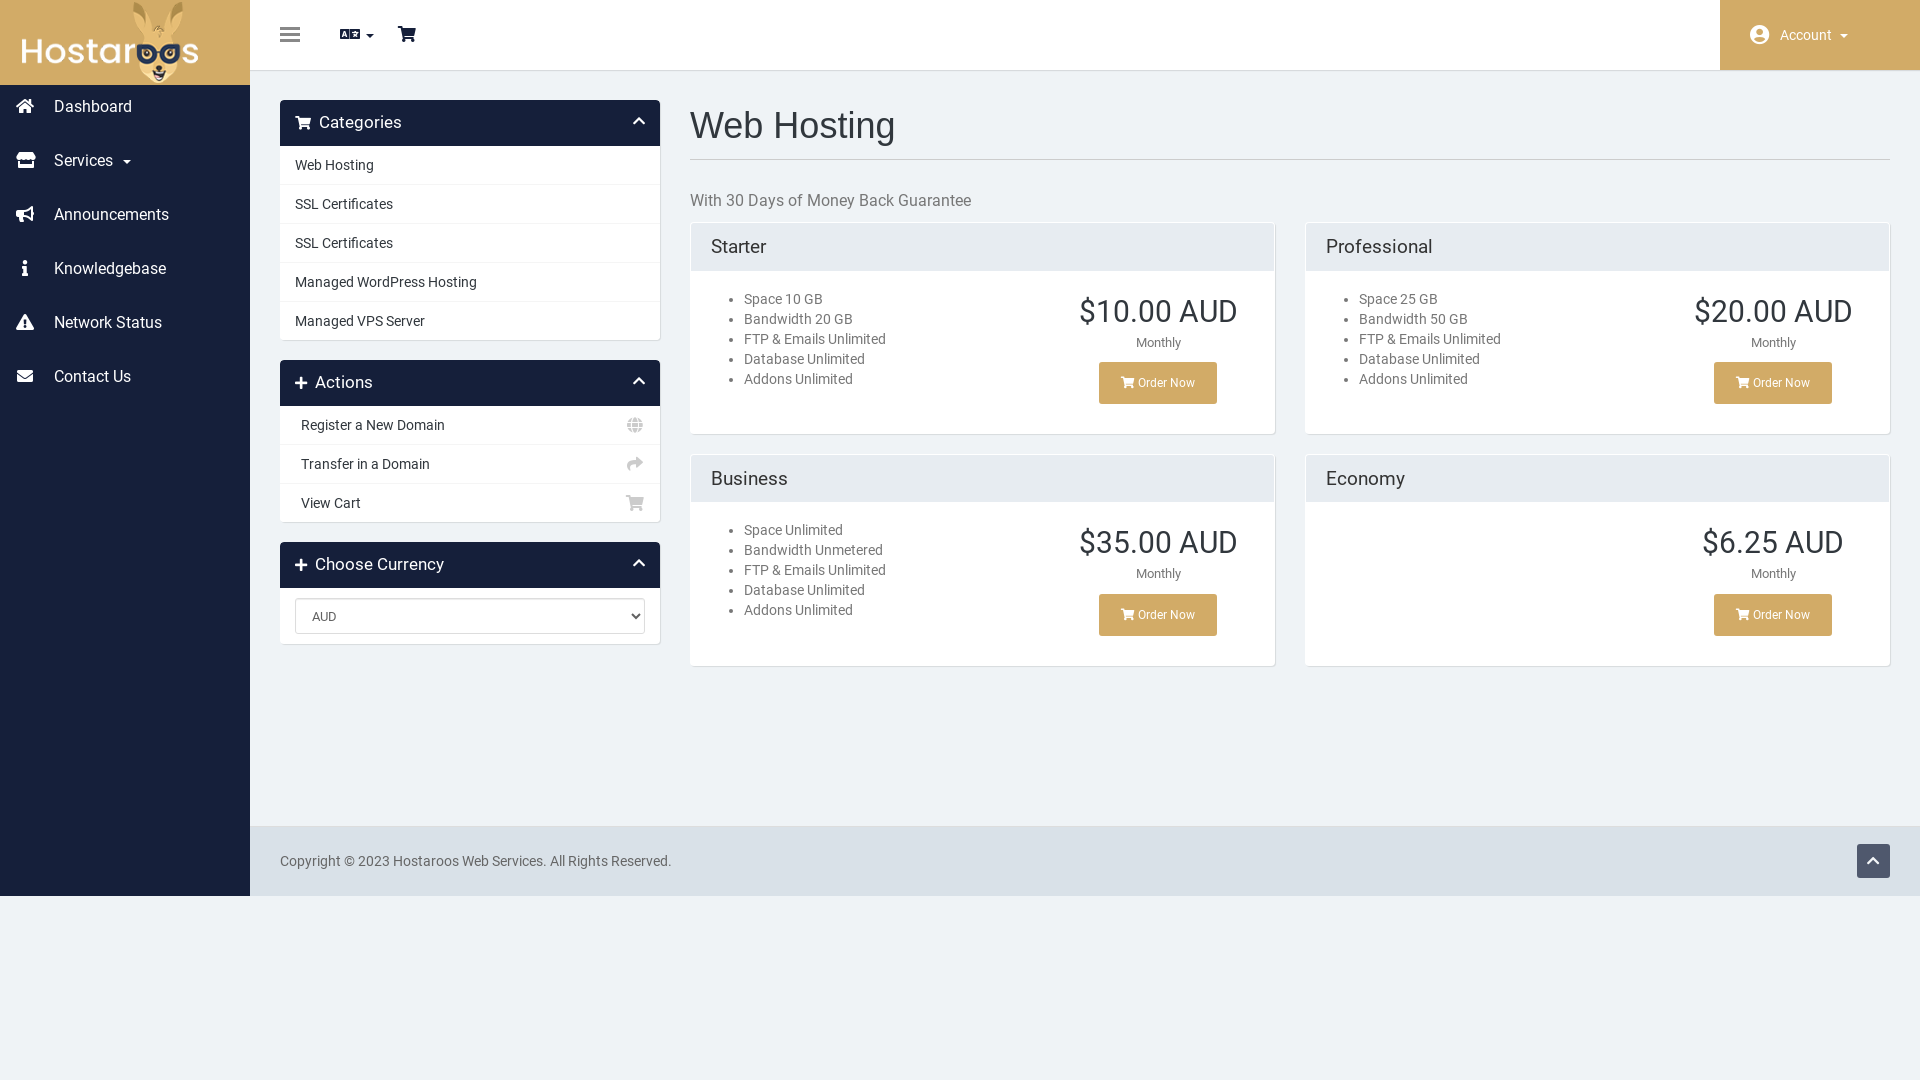 This screenshot has width=1920, height=1080. Describe the element at coordinates (123, 107) in the screenshot. I see `'Dashboard'` at that location.